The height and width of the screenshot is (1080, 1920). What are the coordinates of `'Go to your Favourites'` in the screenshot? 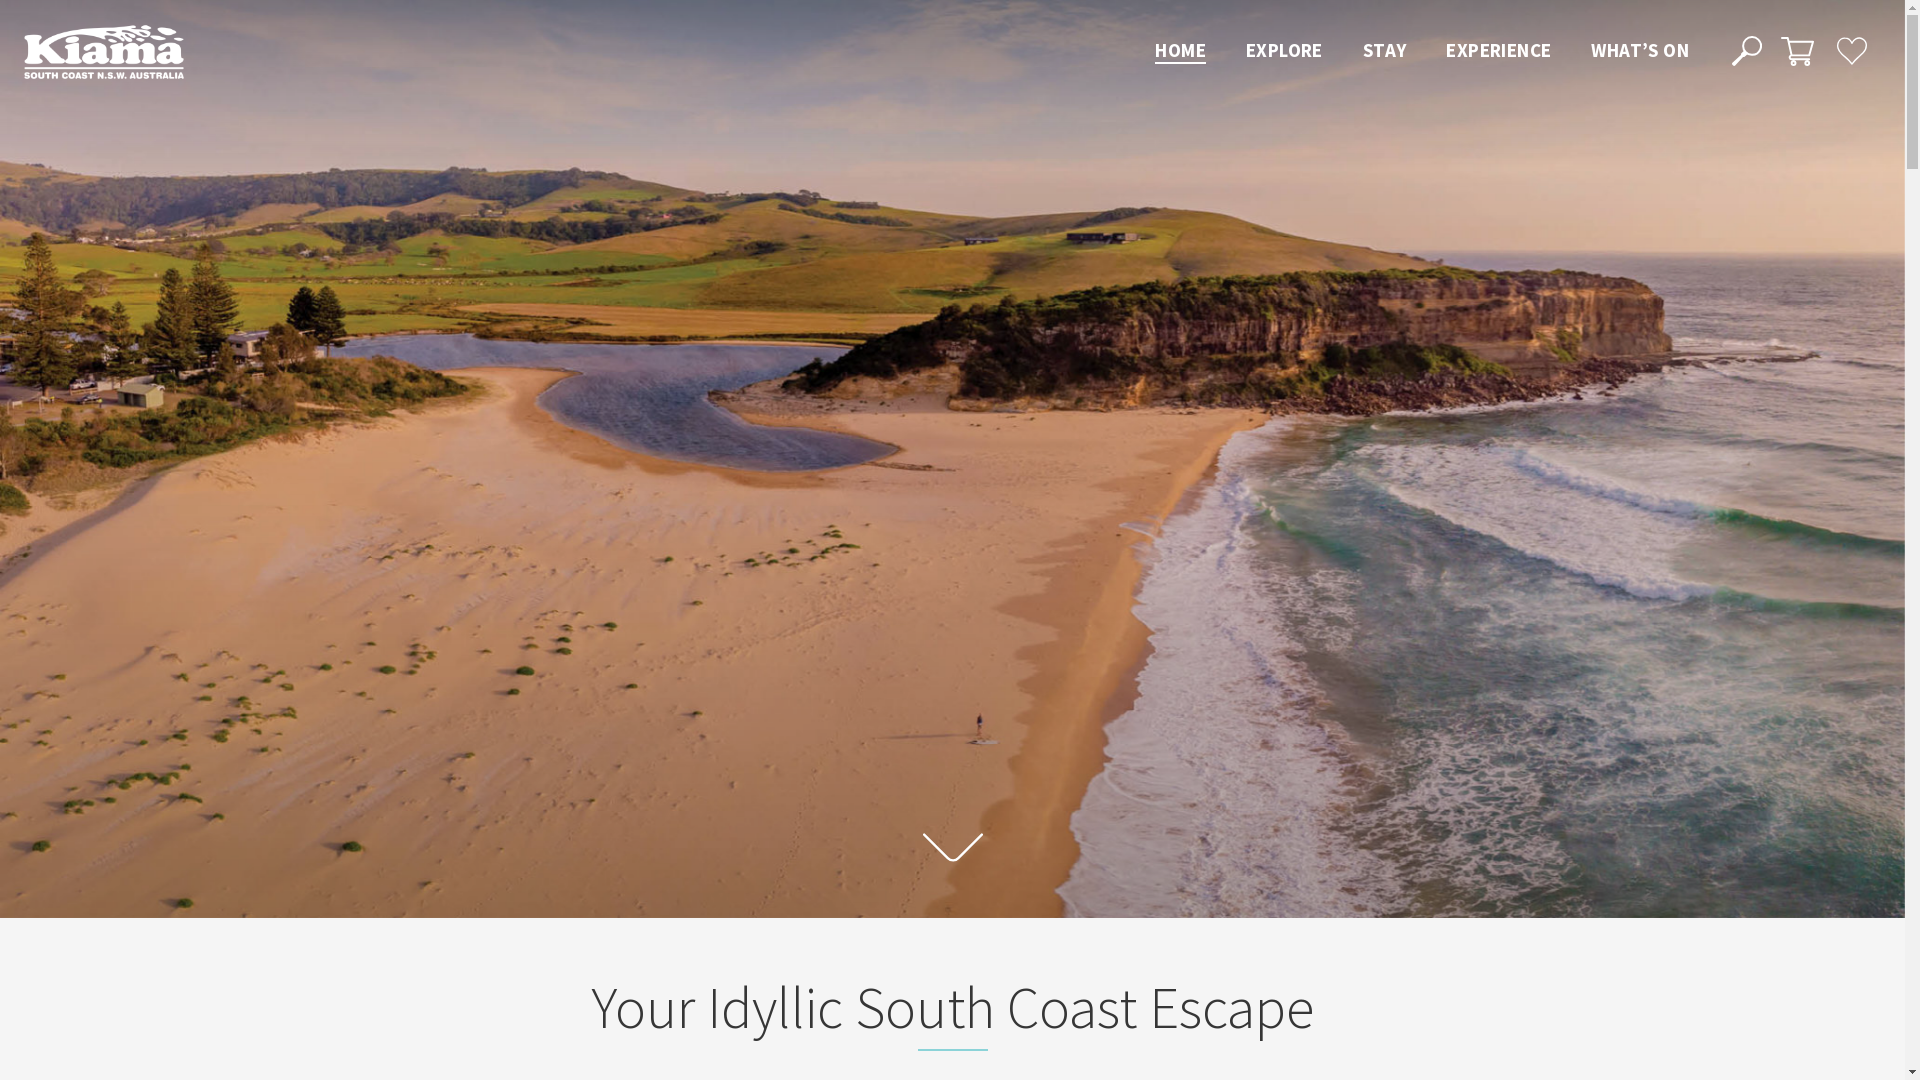 It's located at (1850, 49).